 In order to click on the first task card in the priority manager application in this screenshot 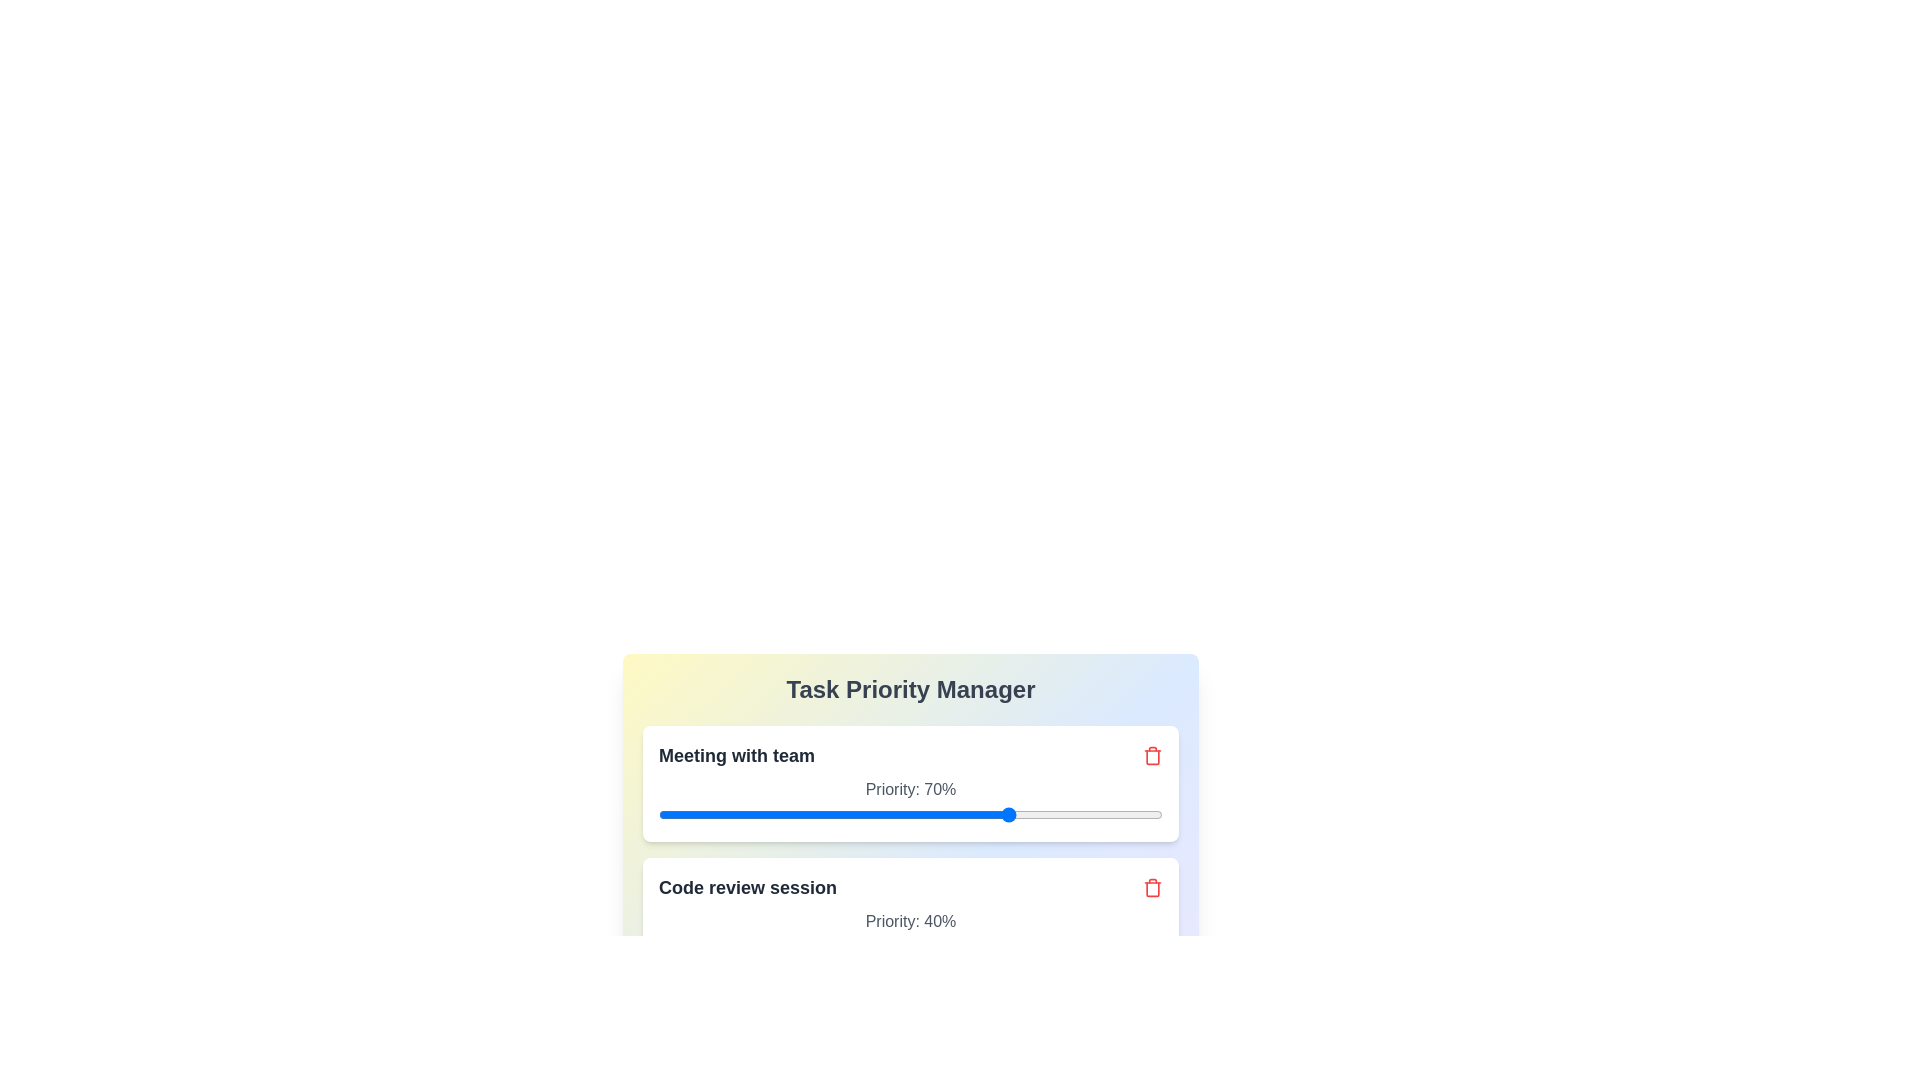, I will do `click(910, 782)`.